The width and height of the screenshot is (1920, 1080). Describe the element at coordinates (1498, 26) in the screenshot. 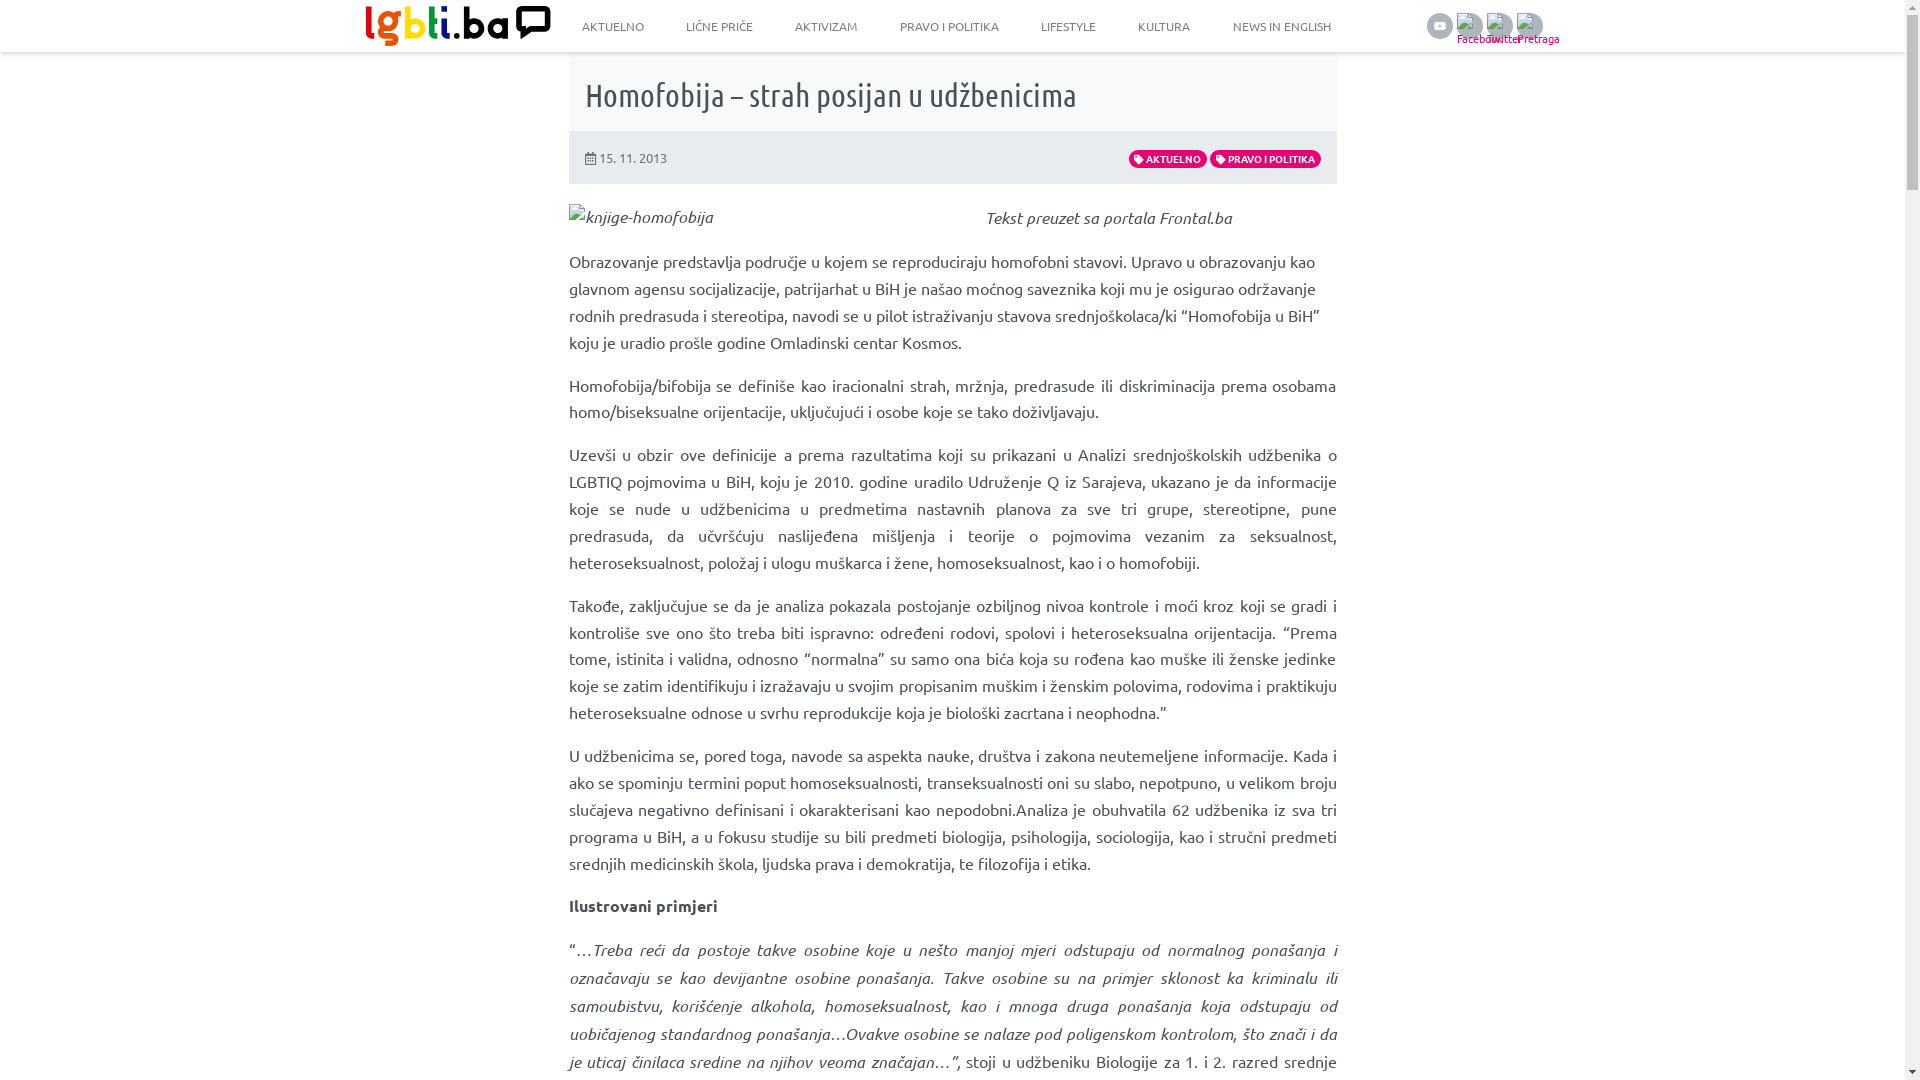

I see `'Twitter'` at that location.